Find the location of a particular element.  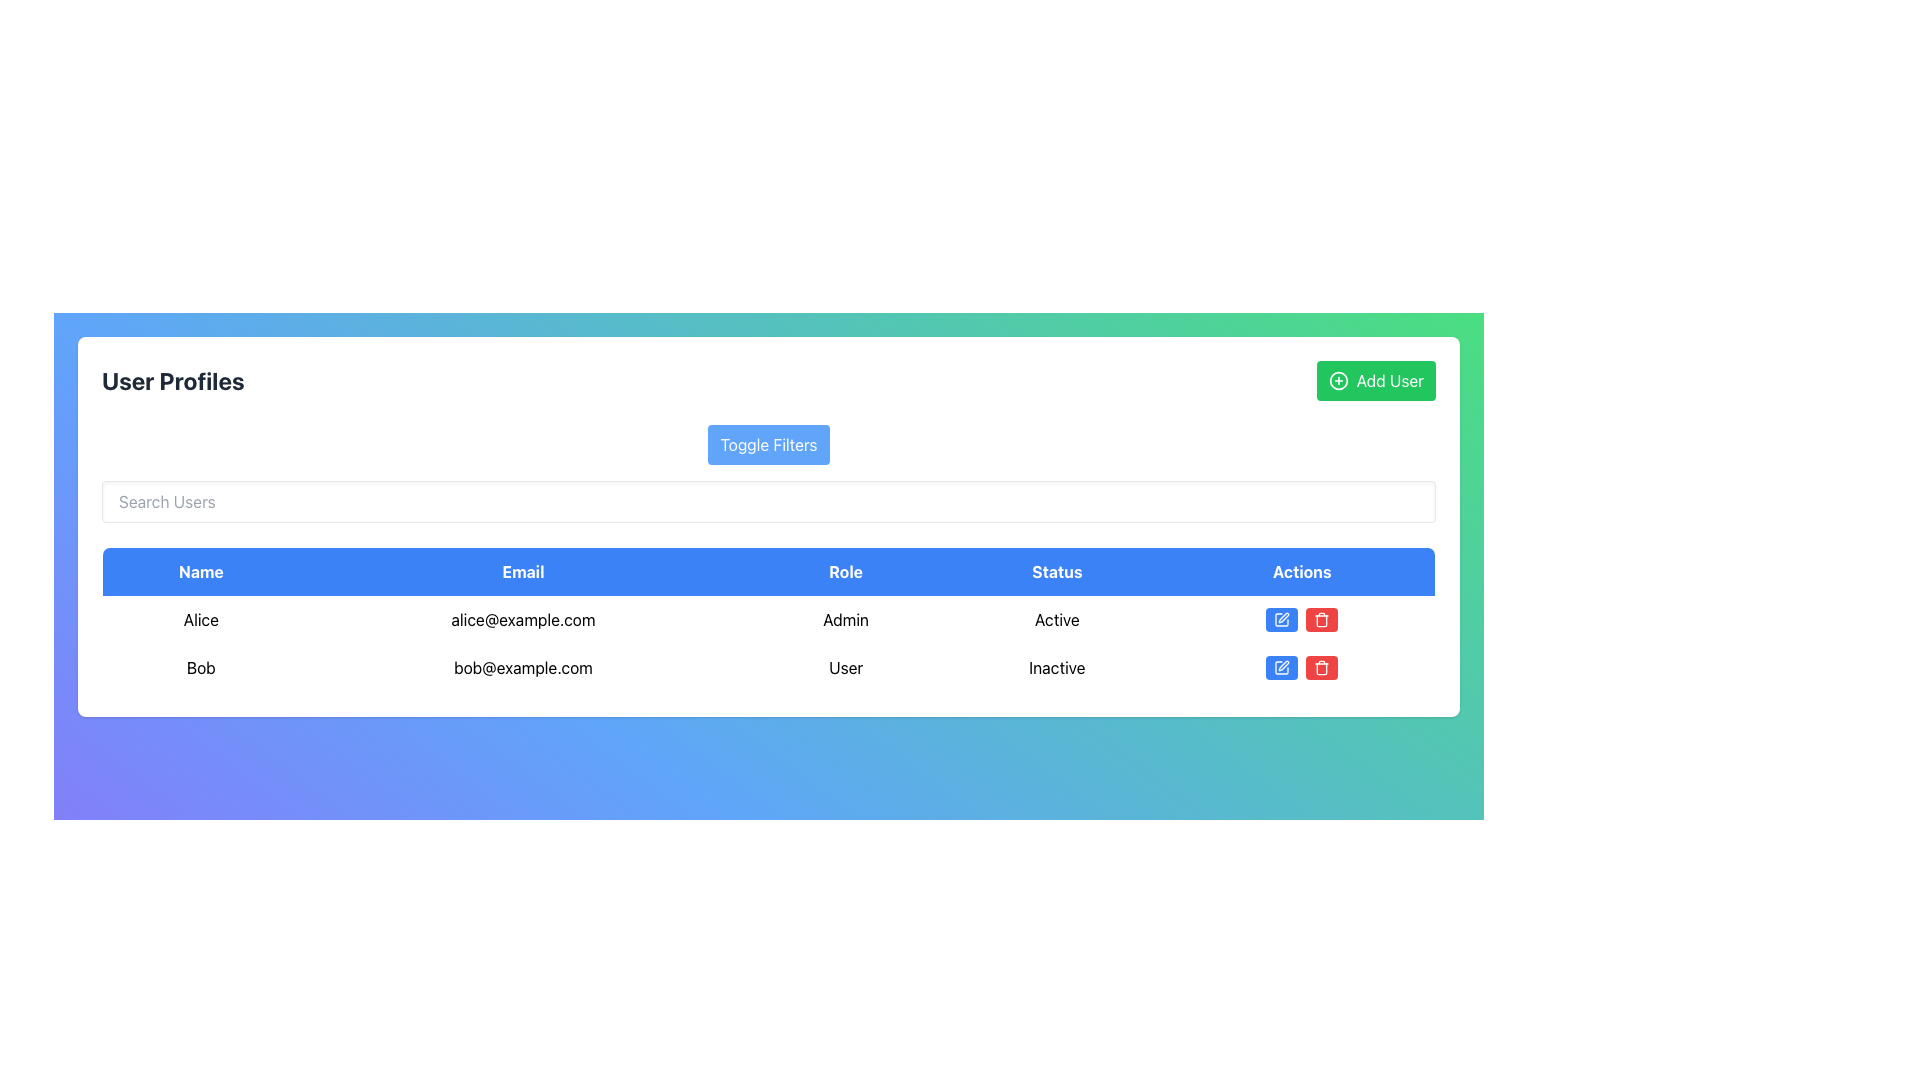

the edit icon button in the Actions column for user Bob is located at coordinates (1282, 667).